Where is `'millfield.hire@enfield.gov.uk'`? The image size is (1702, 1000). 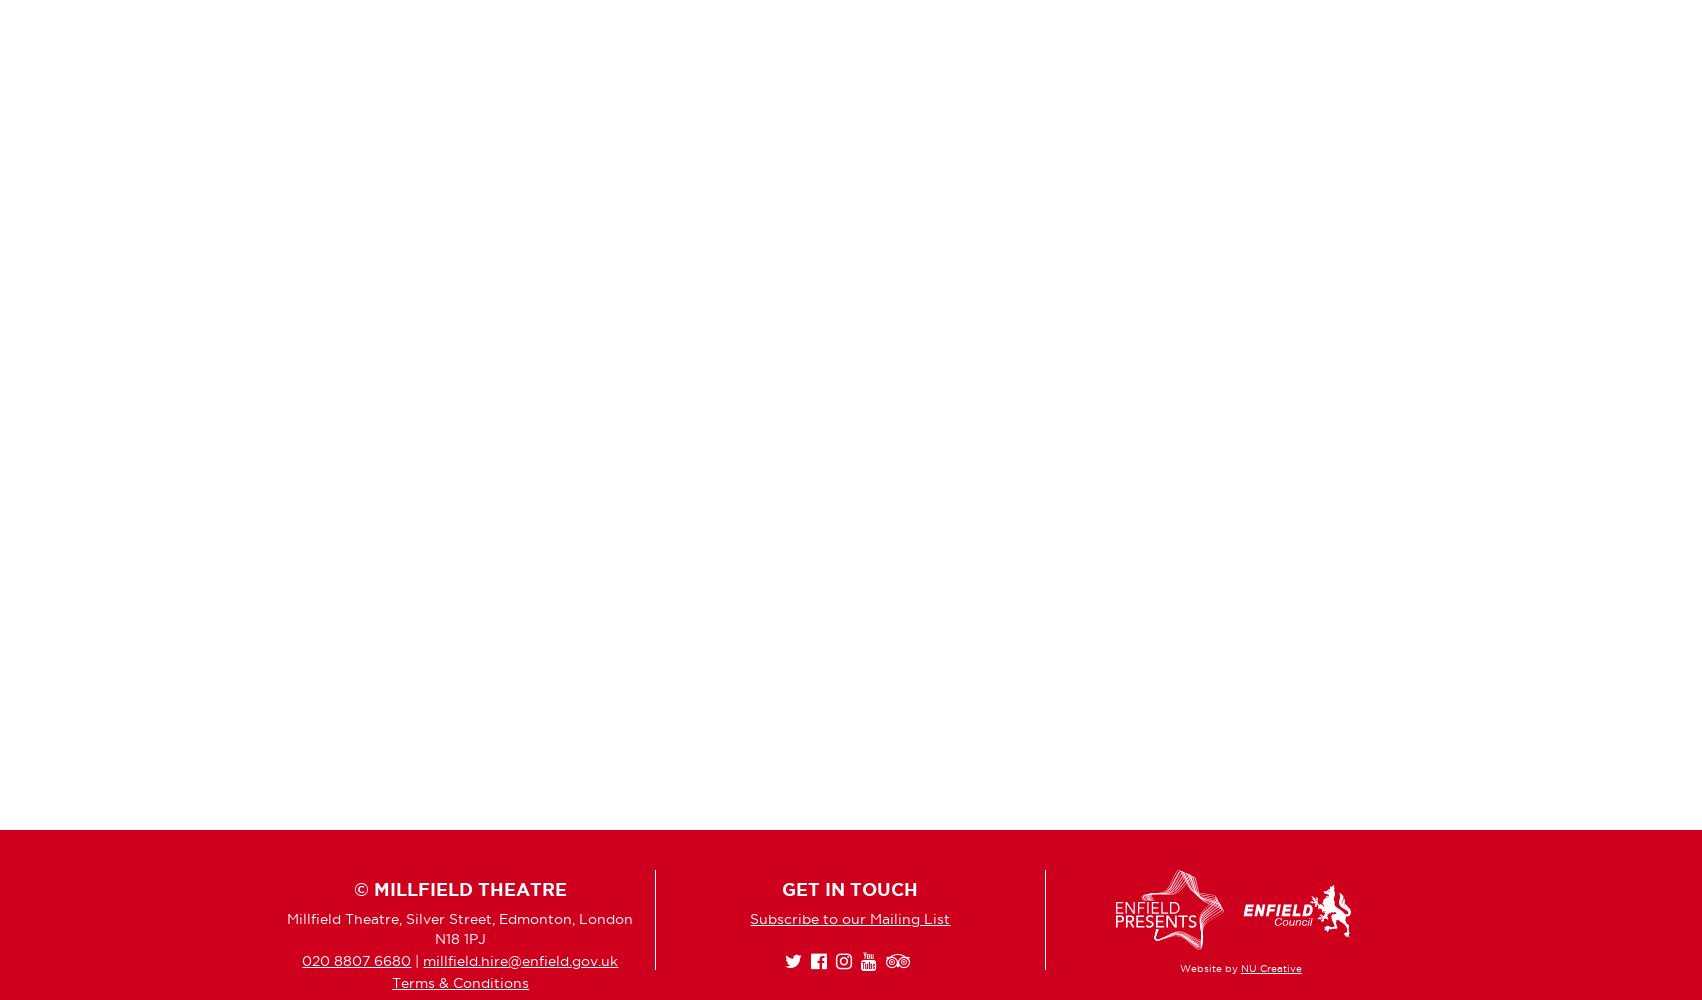 'millfield.hire@enfield.gov.uk' is located at coordinates (519, 959).